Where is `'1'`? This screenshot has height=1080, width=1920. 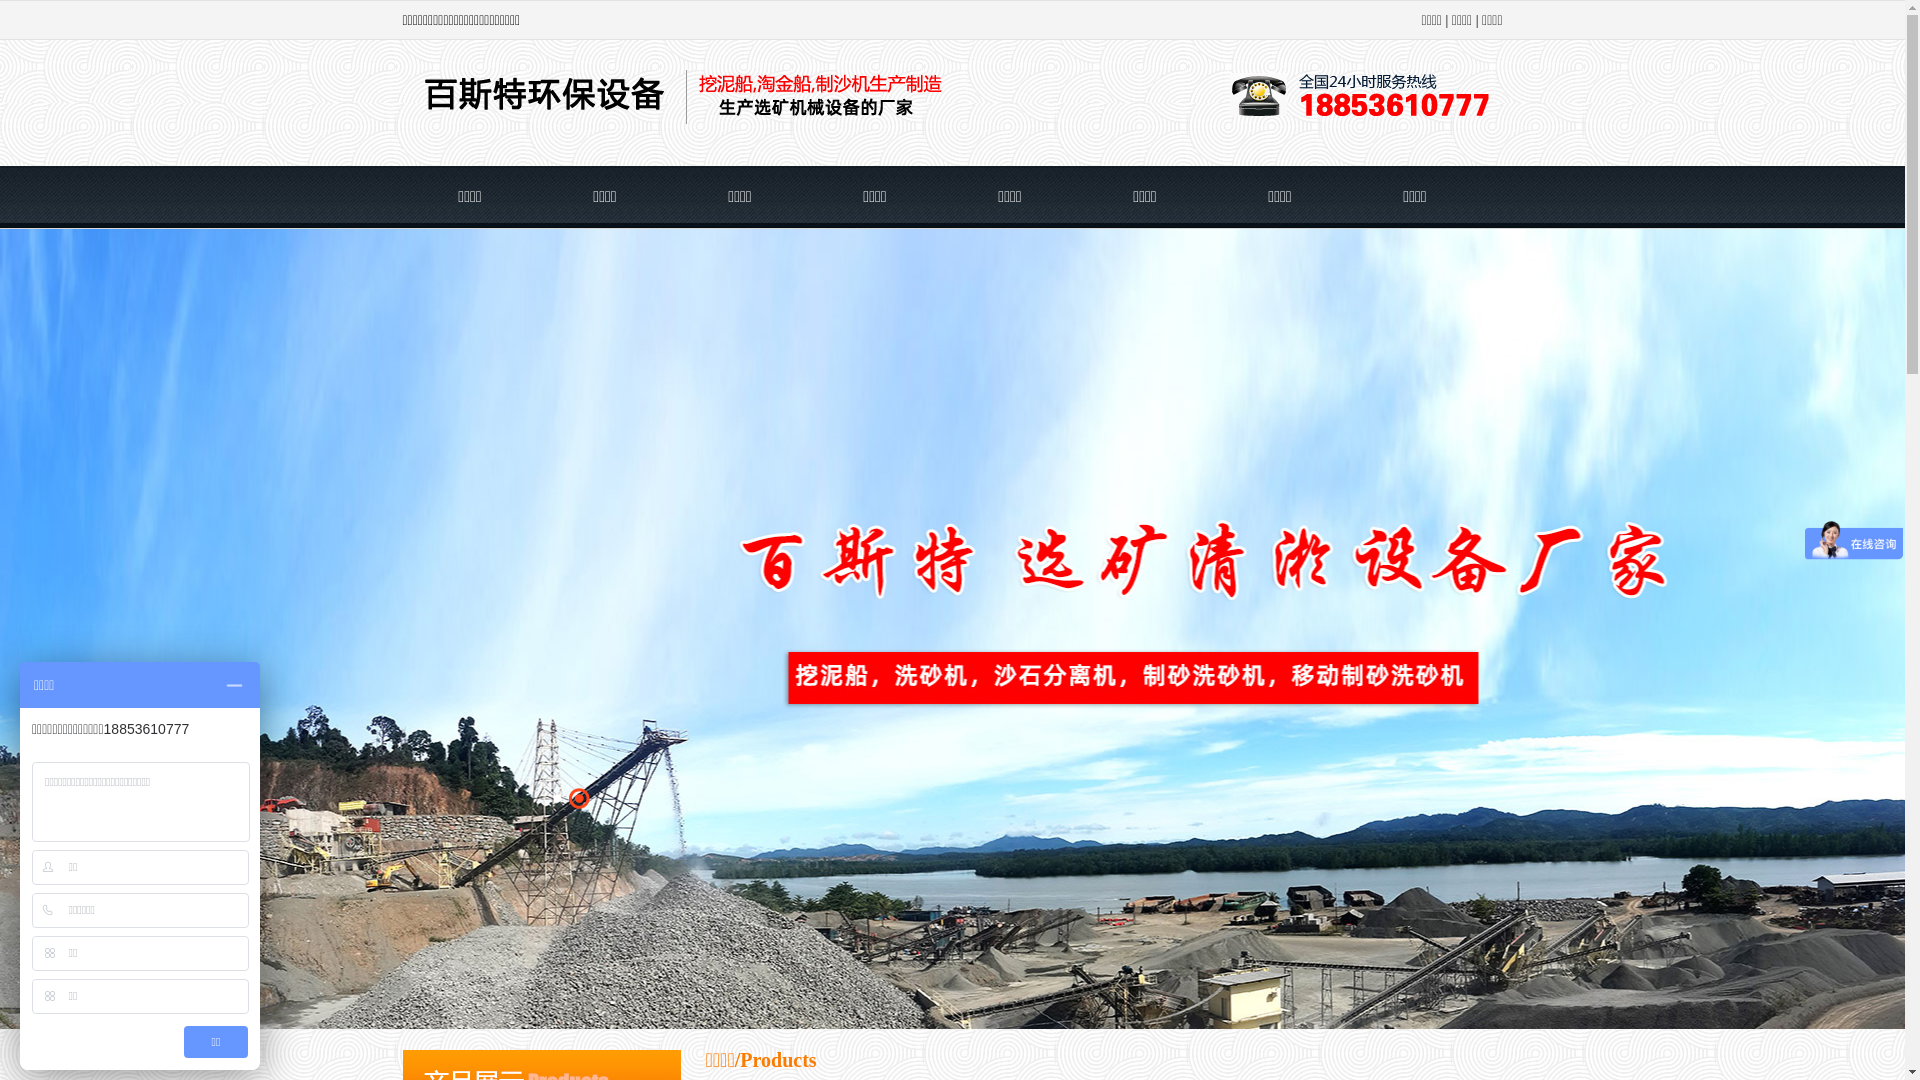 '1' is located at coordinates (558, 797).